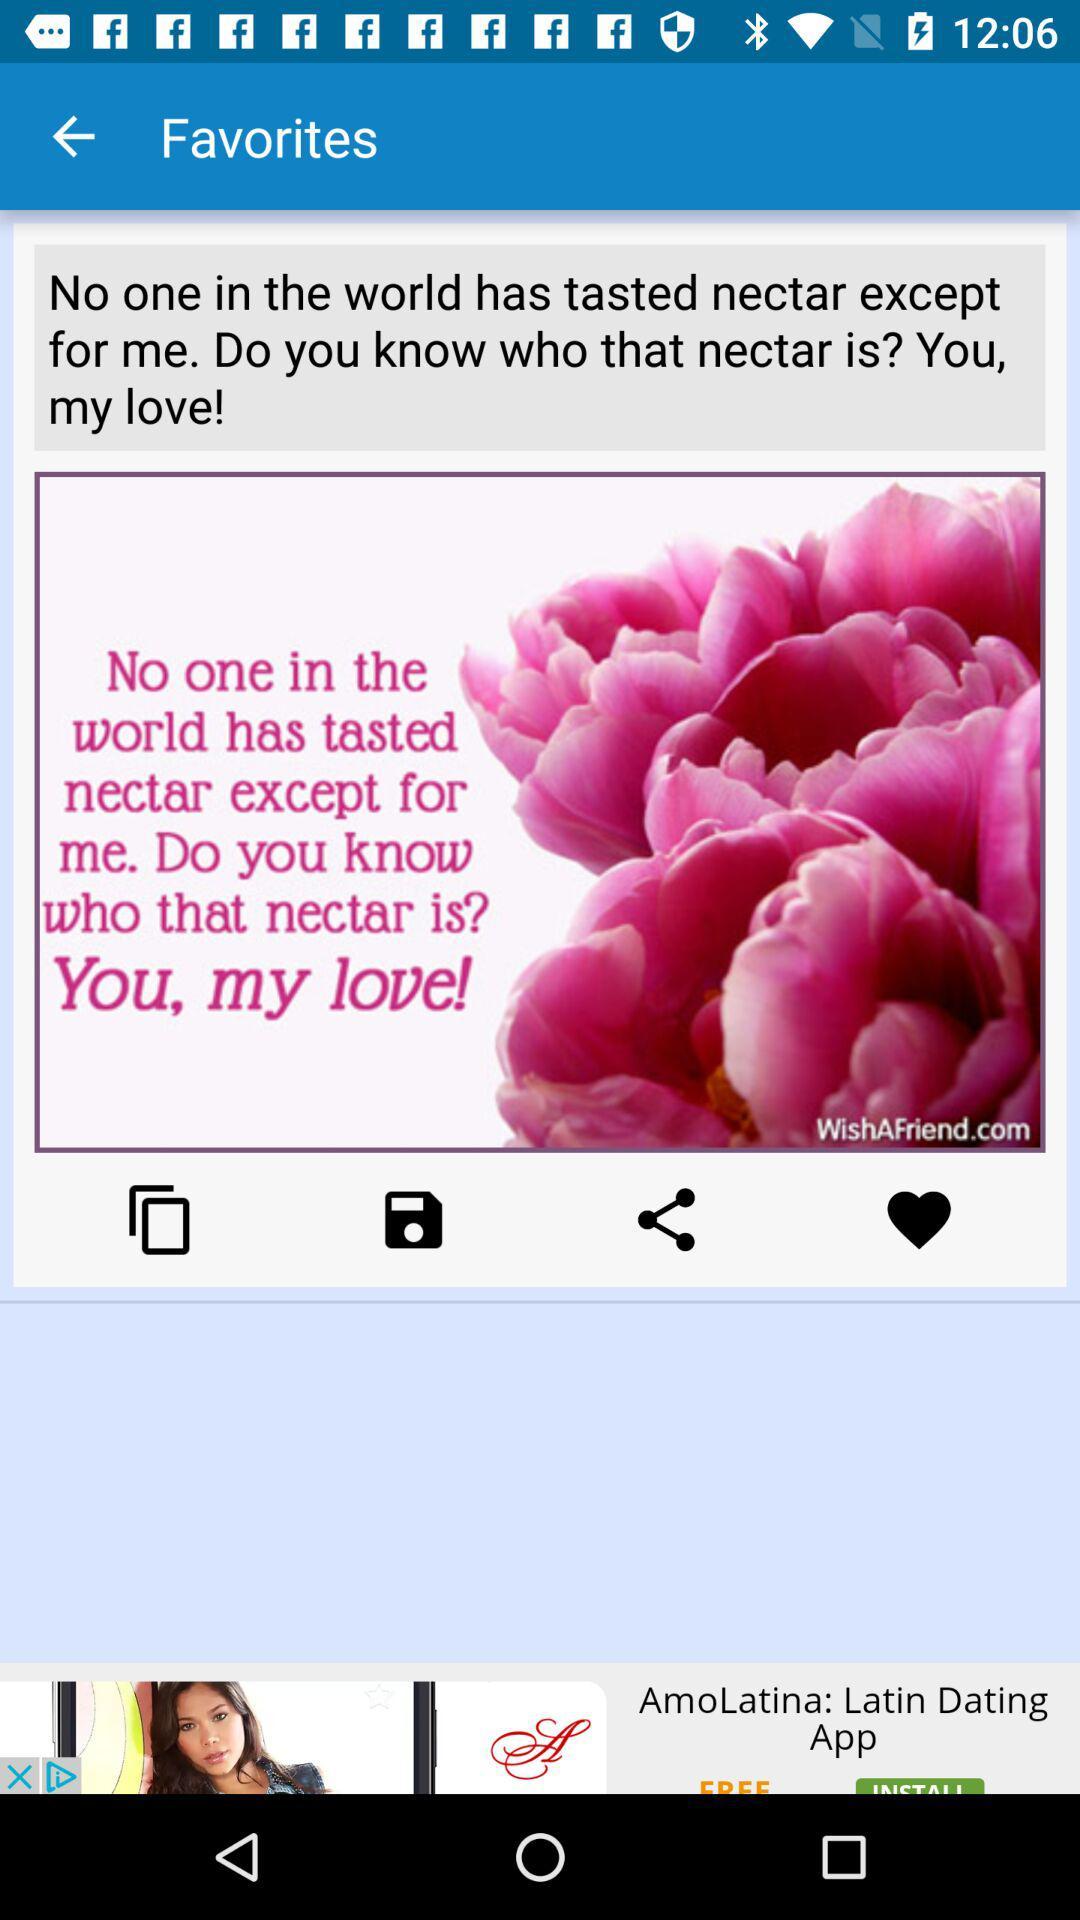 Image resolution: width=1080 pixels, height=1920 pixels. I want to click on advertisement about latin dating app, so click(540, 1727).